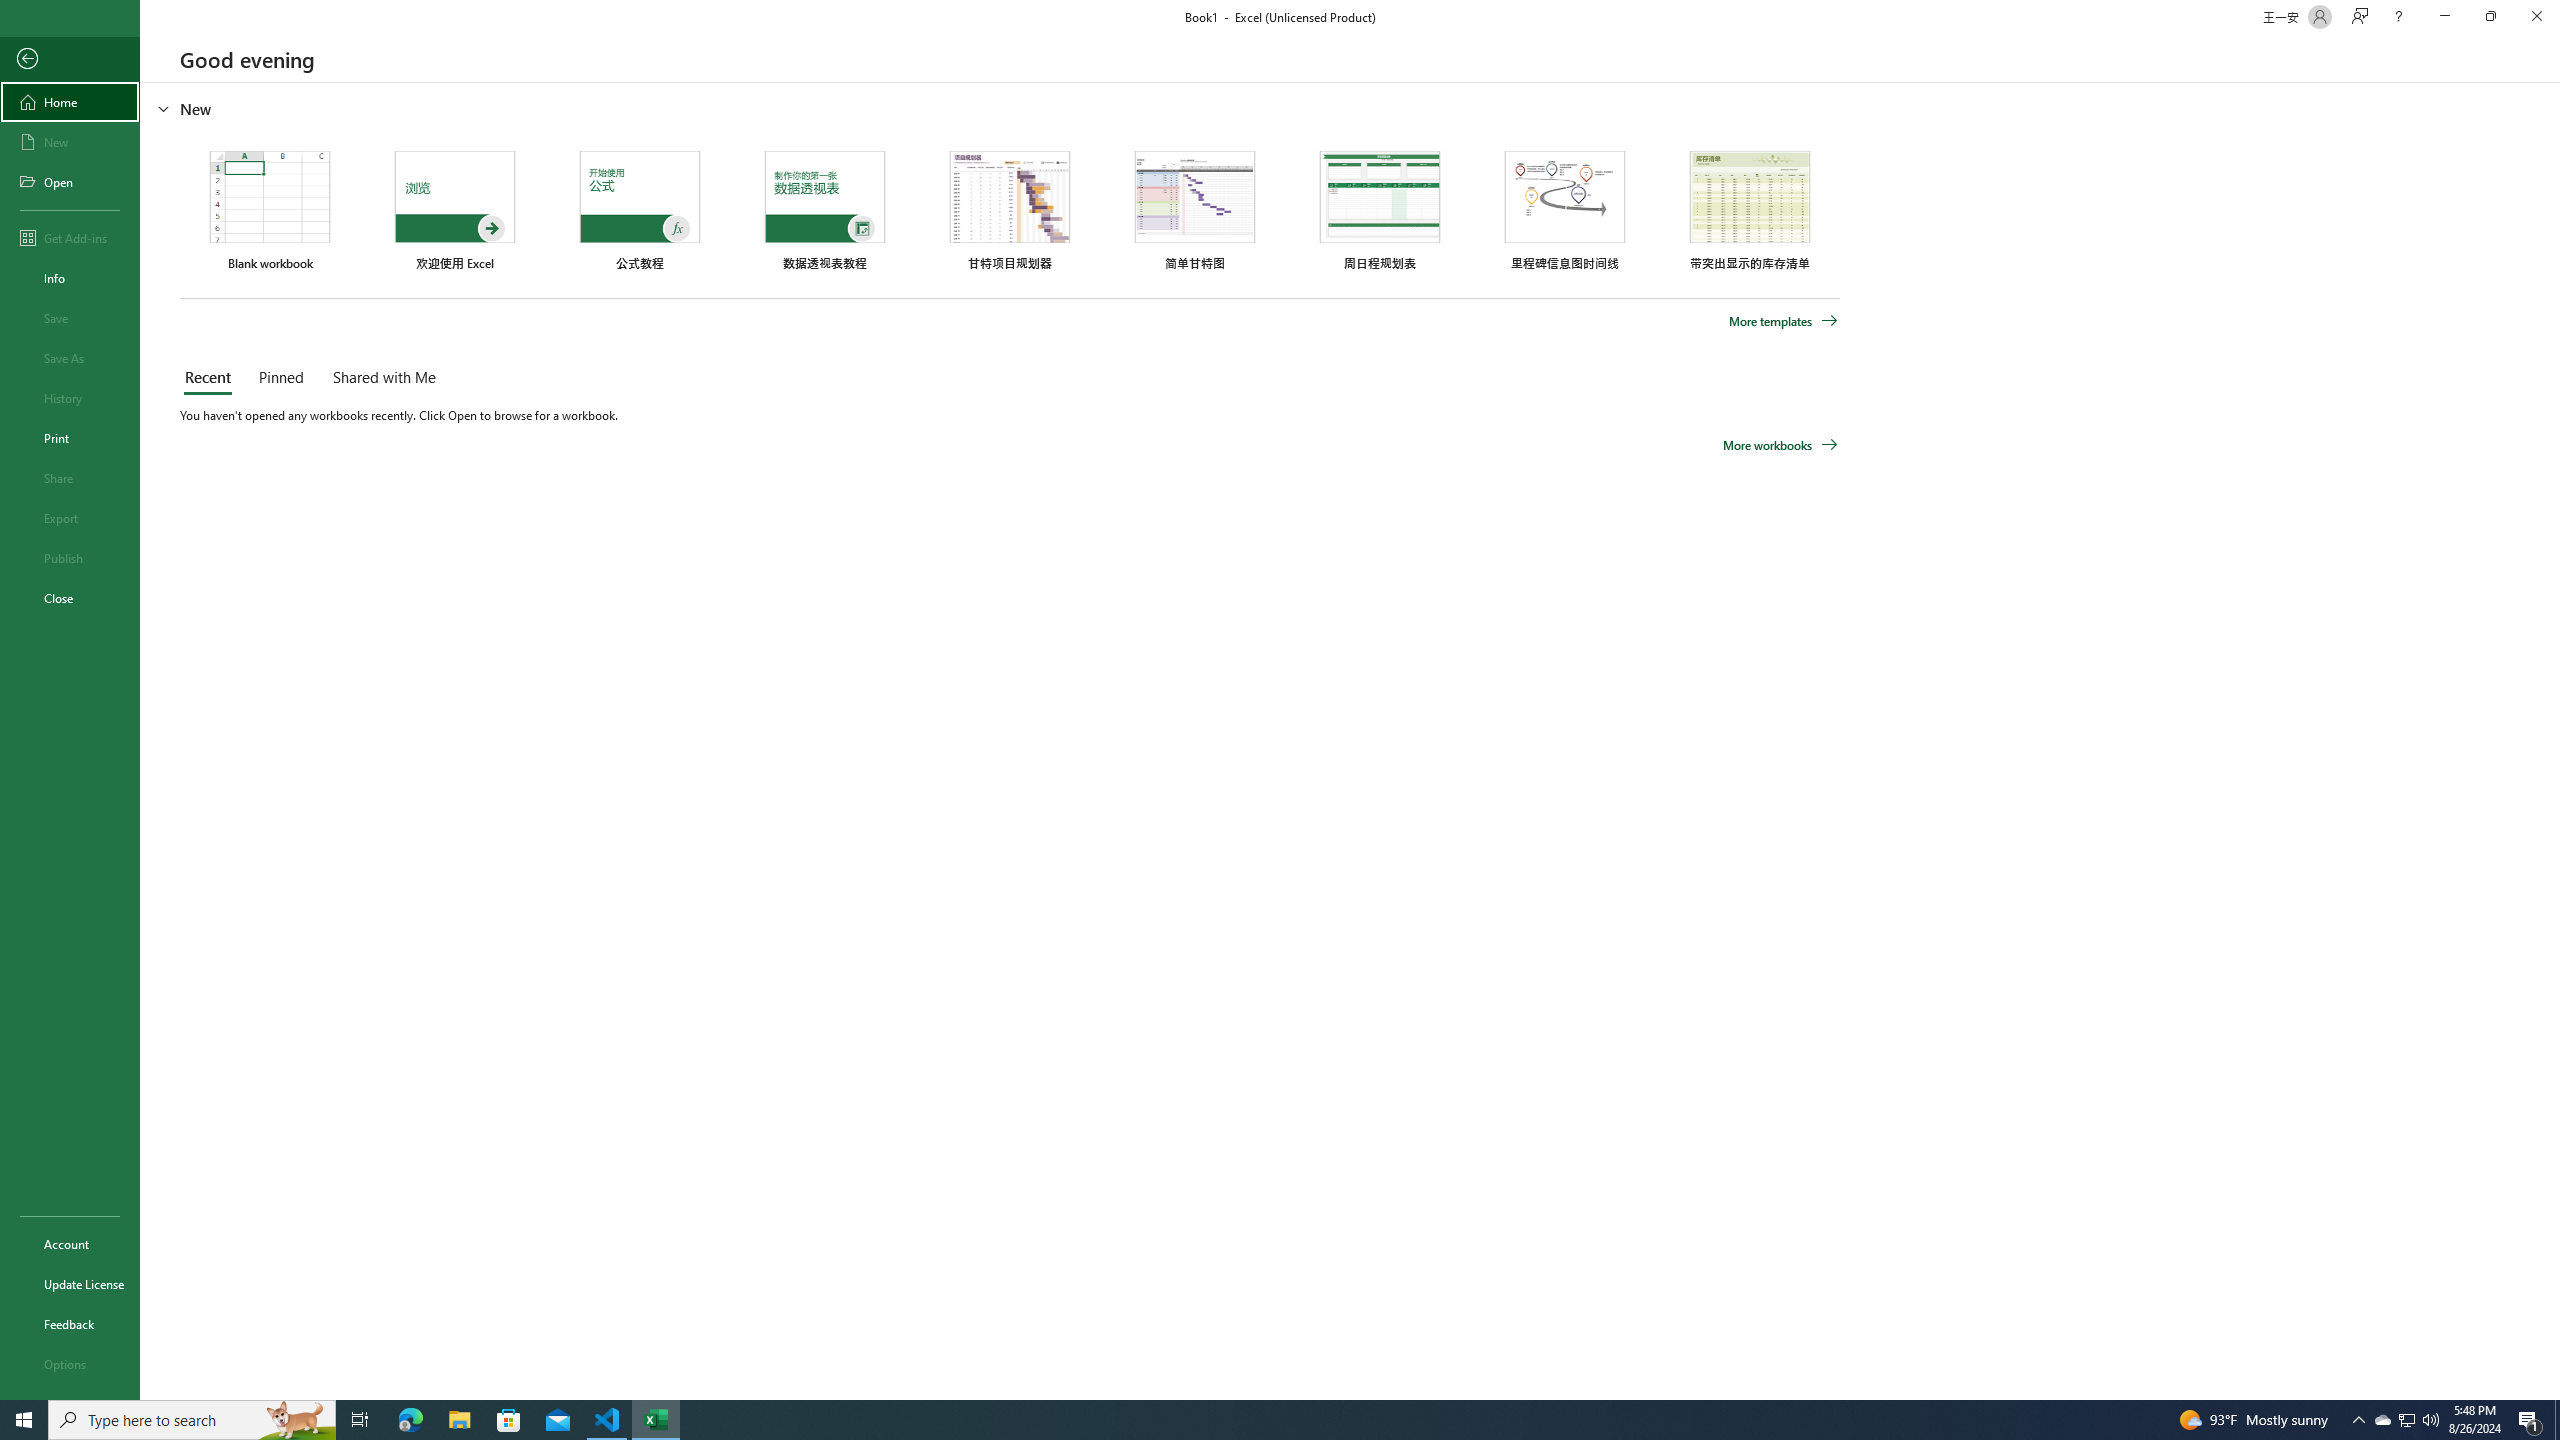 This screenshot has width=2560, height=1440. What do you see at coordinates (211, 378) in the screenshot?
I see `'Recent'` at bounding box center [211, 378].